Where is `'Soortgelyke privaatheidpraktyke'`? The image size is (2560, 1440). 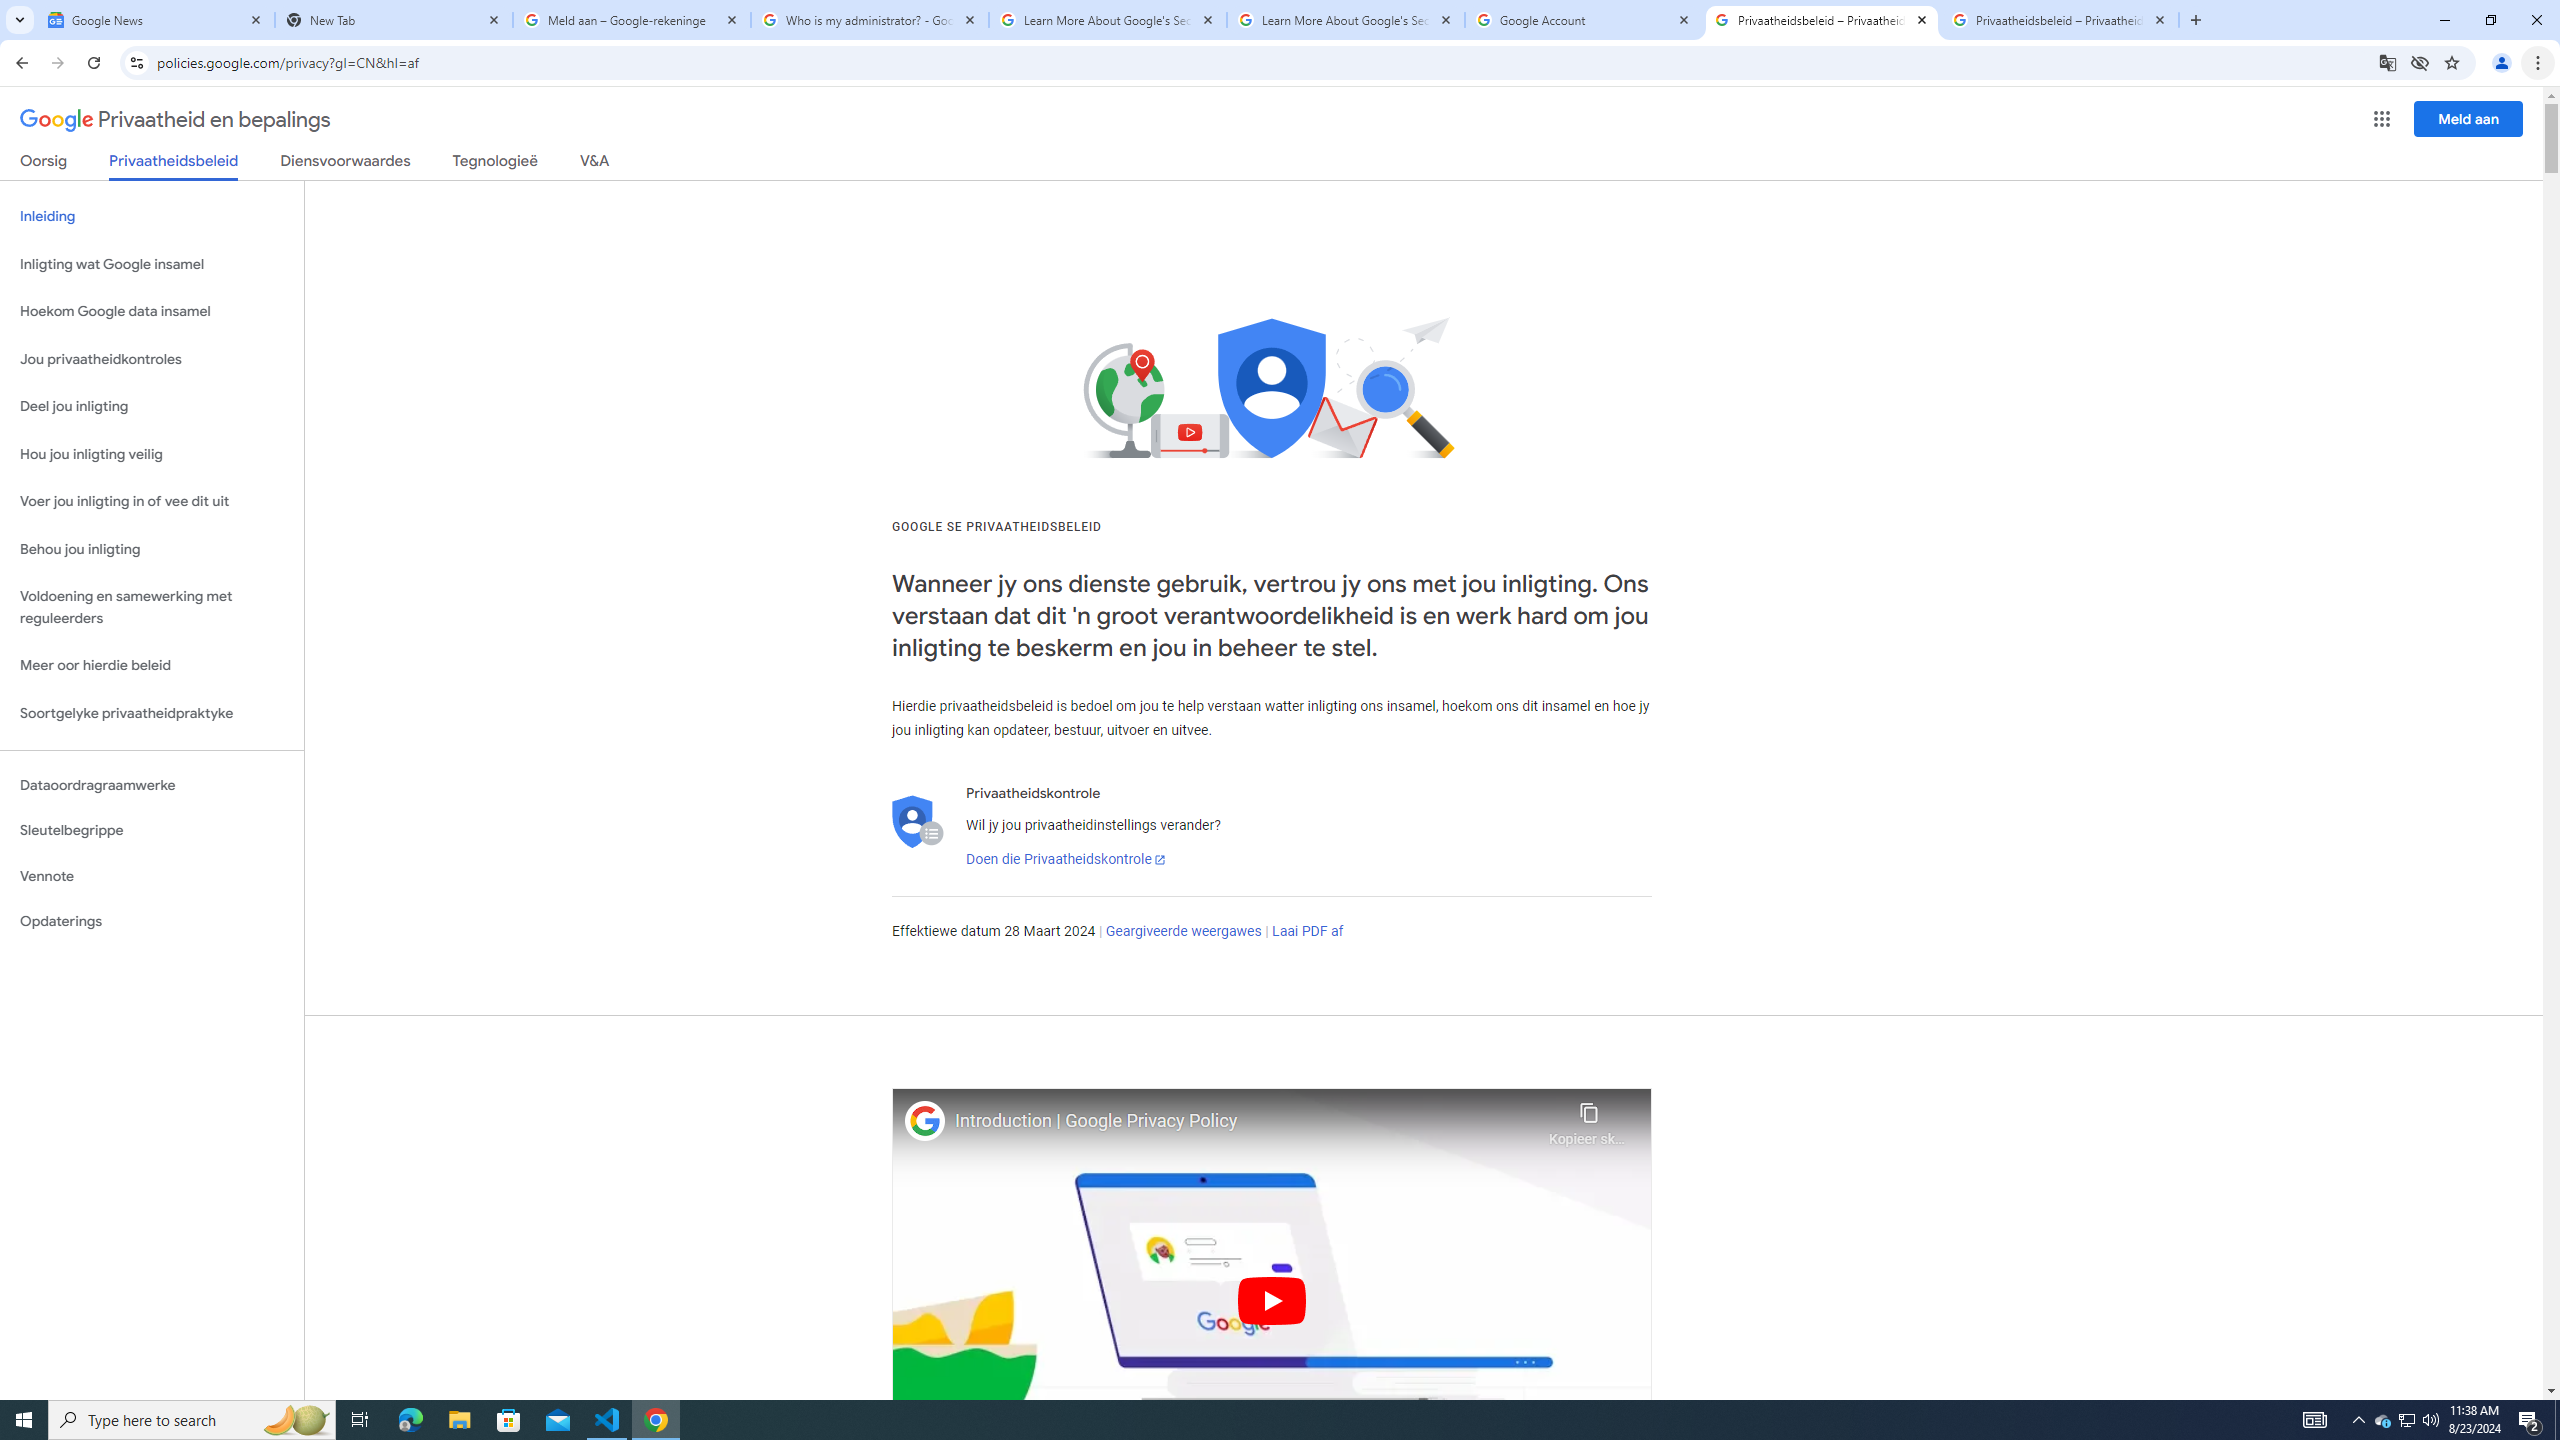 'Soortgelyke privaatheidpraktyke' is located at coordinates (151, 712).